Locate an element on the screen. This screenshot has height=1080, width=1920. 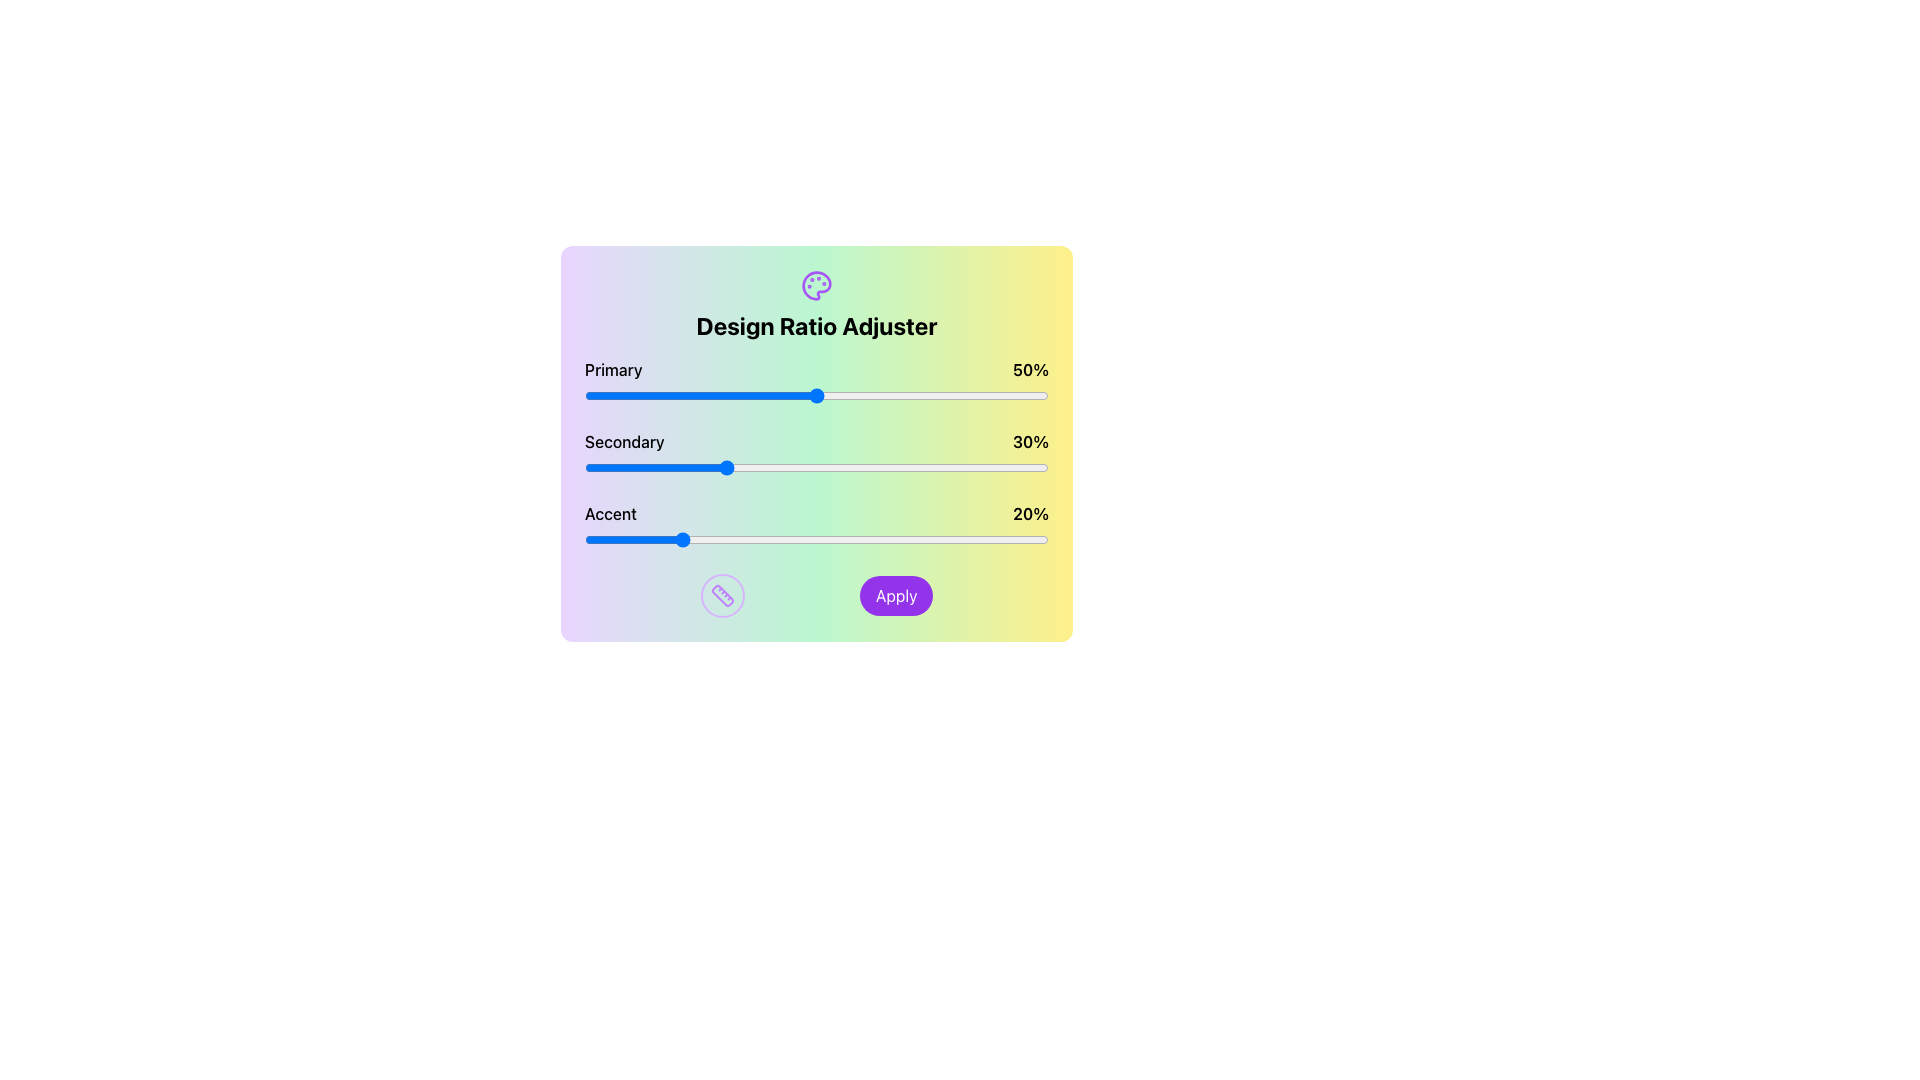
the non-interactive visual indicator icon that symbolizes measurement or adjustment, located to the left of the 'Apply' button is located at coordinates (721, 595).